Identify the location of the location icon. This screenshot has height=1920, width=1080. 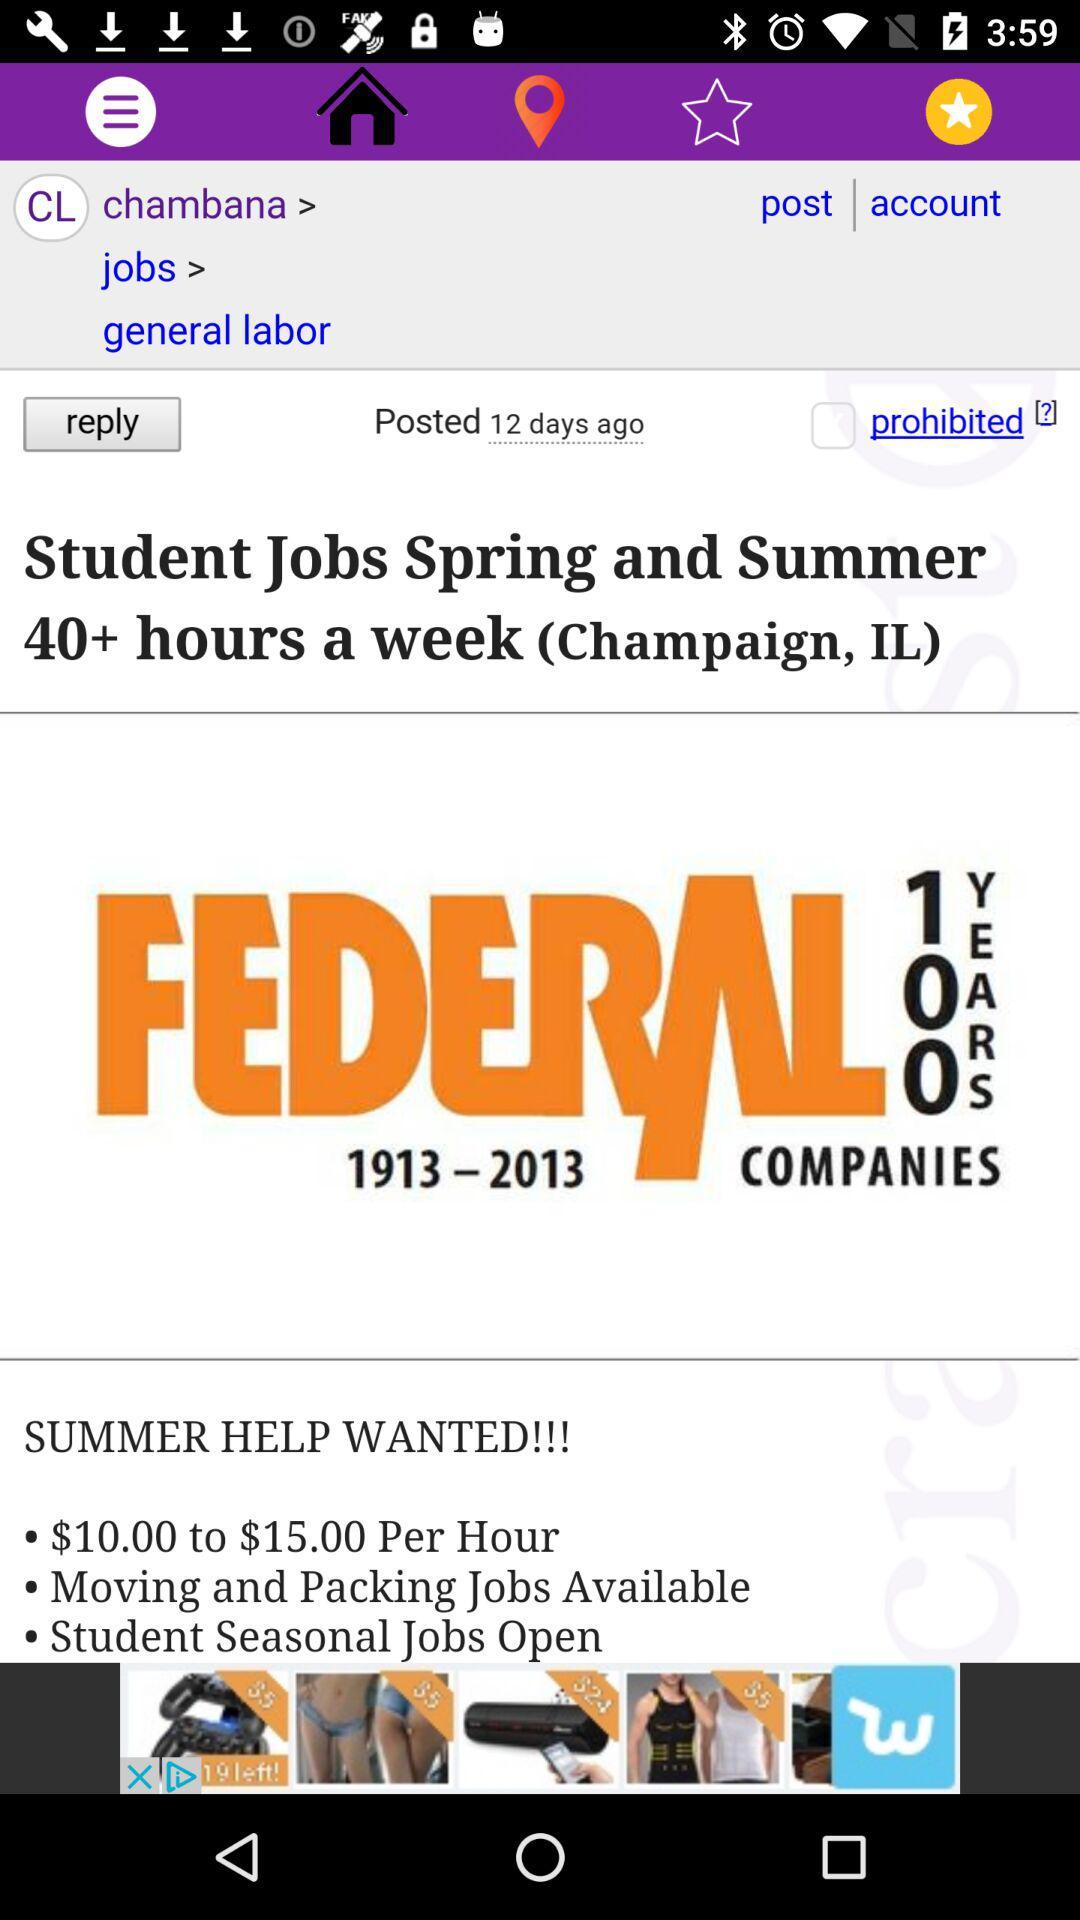
(538, 110).